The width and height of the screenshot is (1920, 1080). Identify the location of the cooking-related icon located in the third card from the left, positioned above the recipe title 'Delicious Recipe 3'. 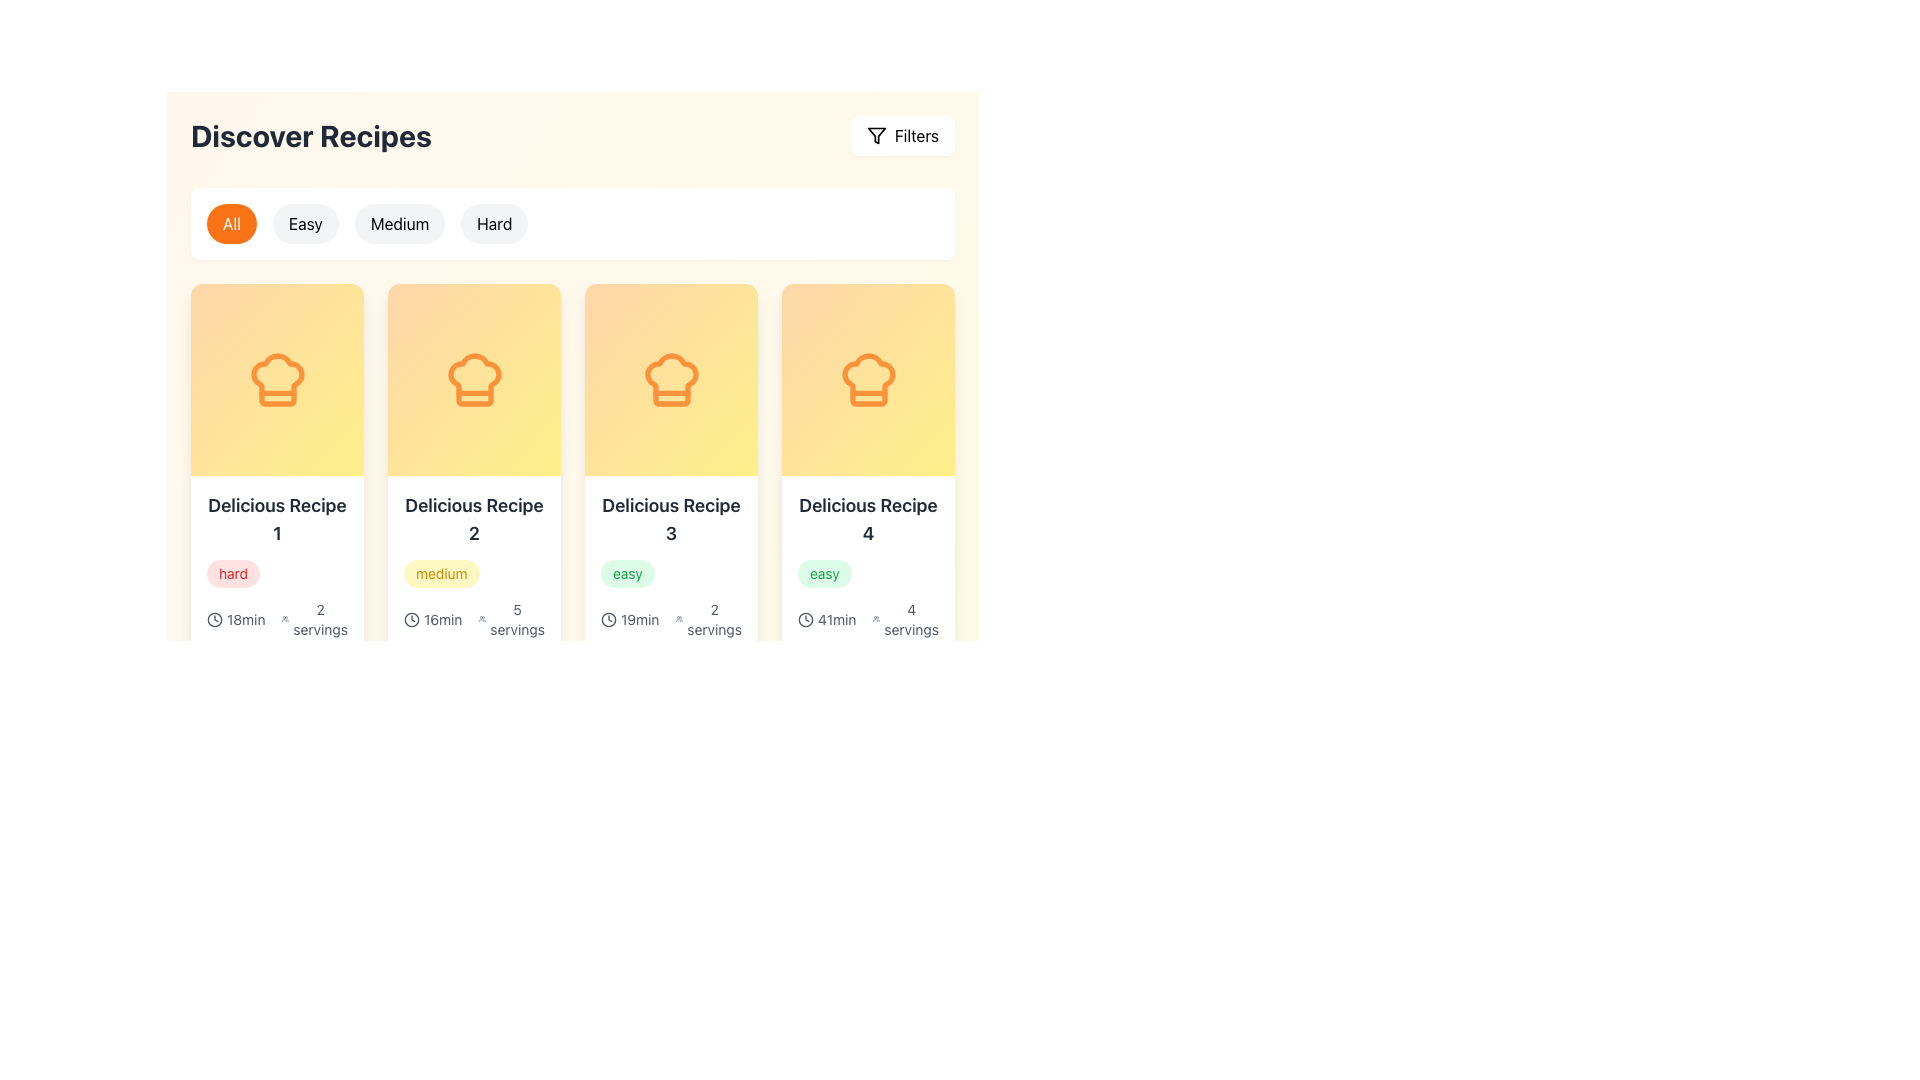
(671, 379).